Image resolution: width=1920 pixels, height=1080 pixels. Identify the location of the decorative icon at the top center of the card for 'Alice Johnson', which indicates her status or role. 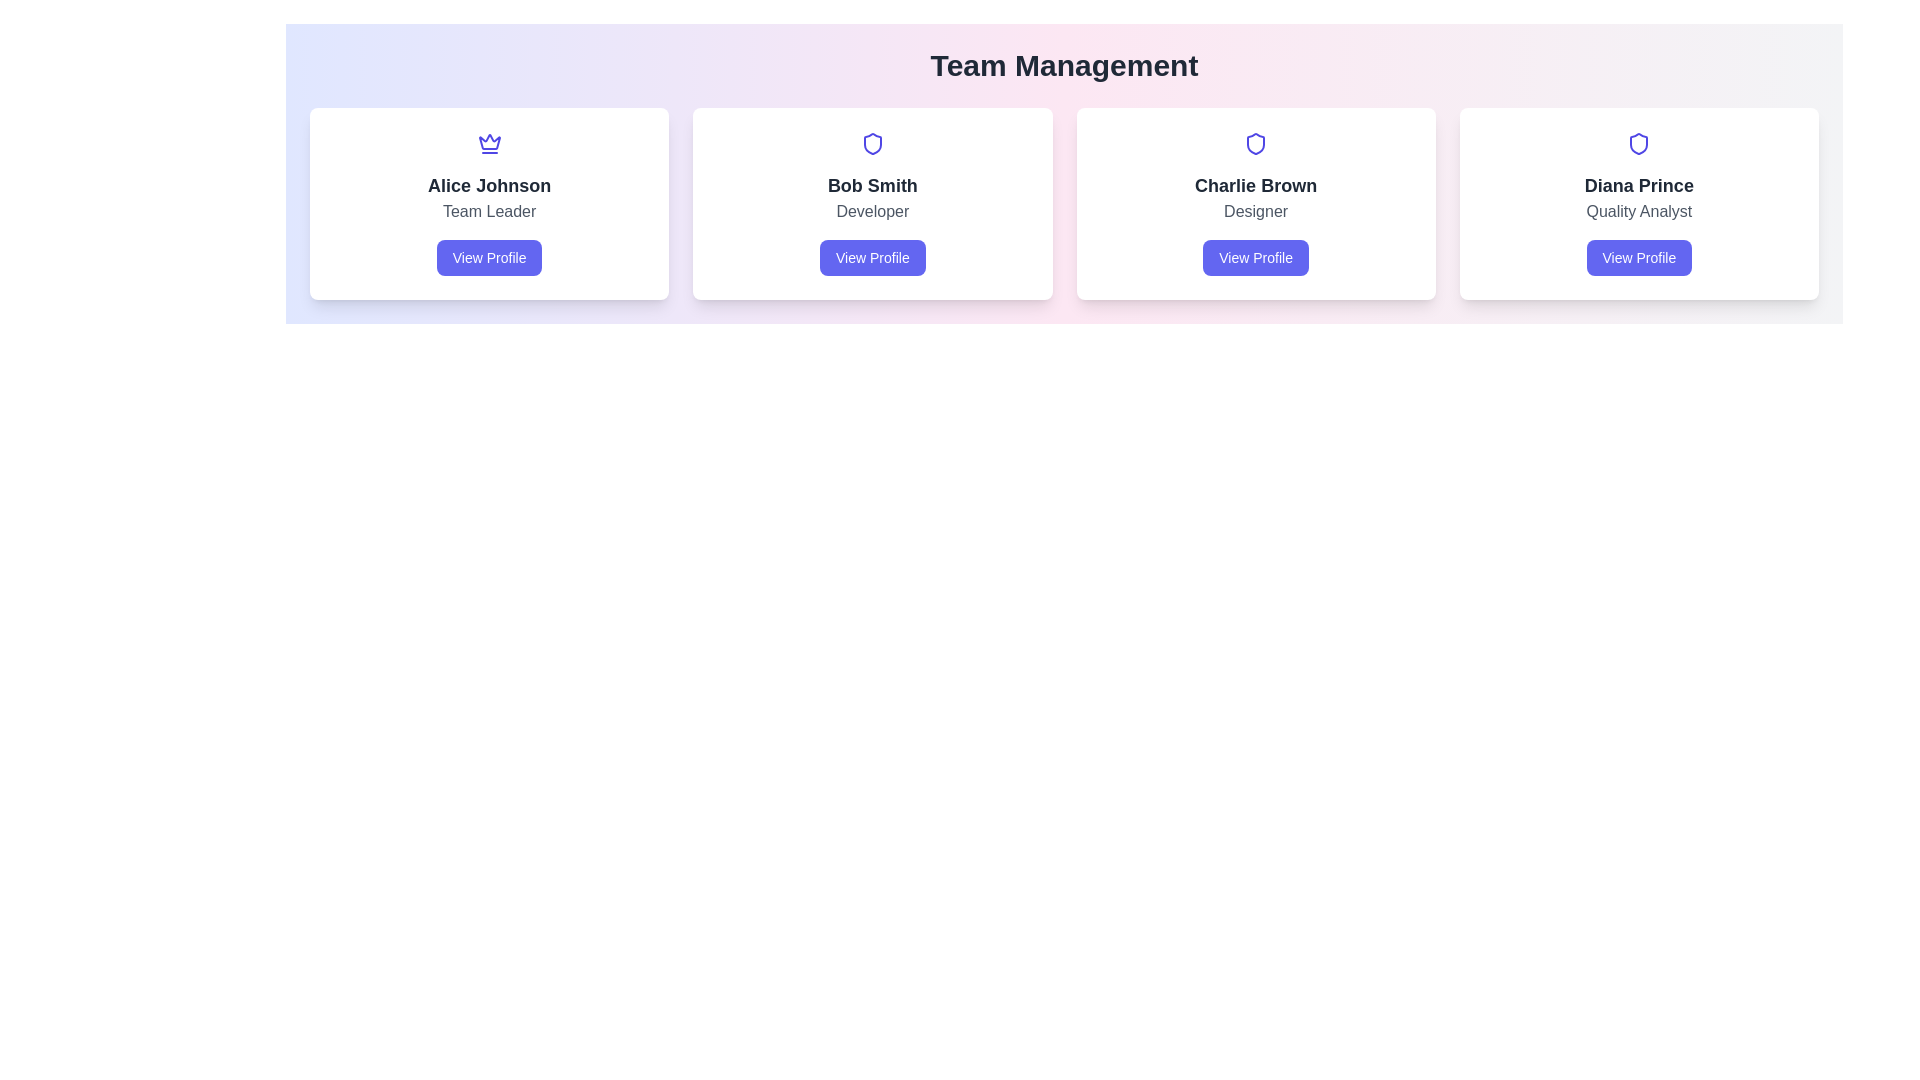
(489, 142).